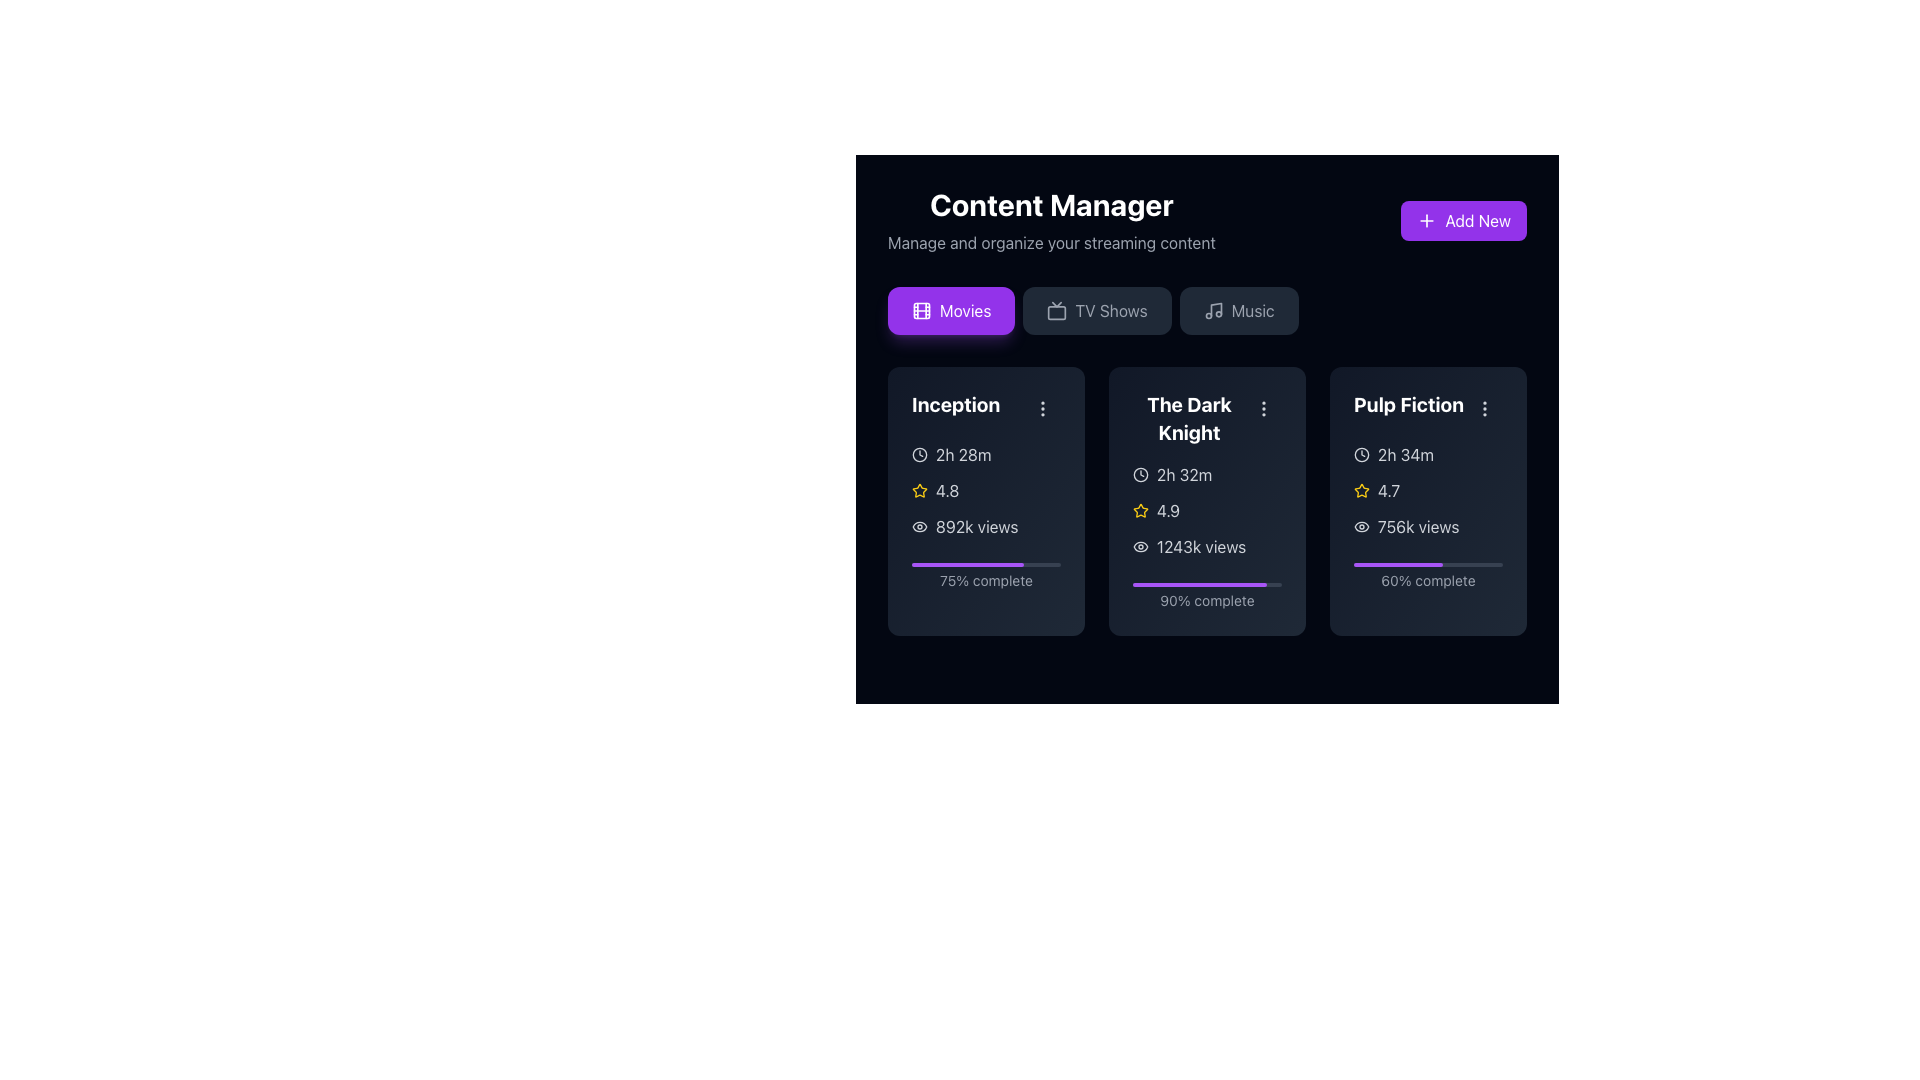  Describe the element at coordinates (1141, 547) in the screenshot. I see `the eye icon representing views, located to the left of the text '1243k views' within the card for 'The Dark Knight.'` at that location.